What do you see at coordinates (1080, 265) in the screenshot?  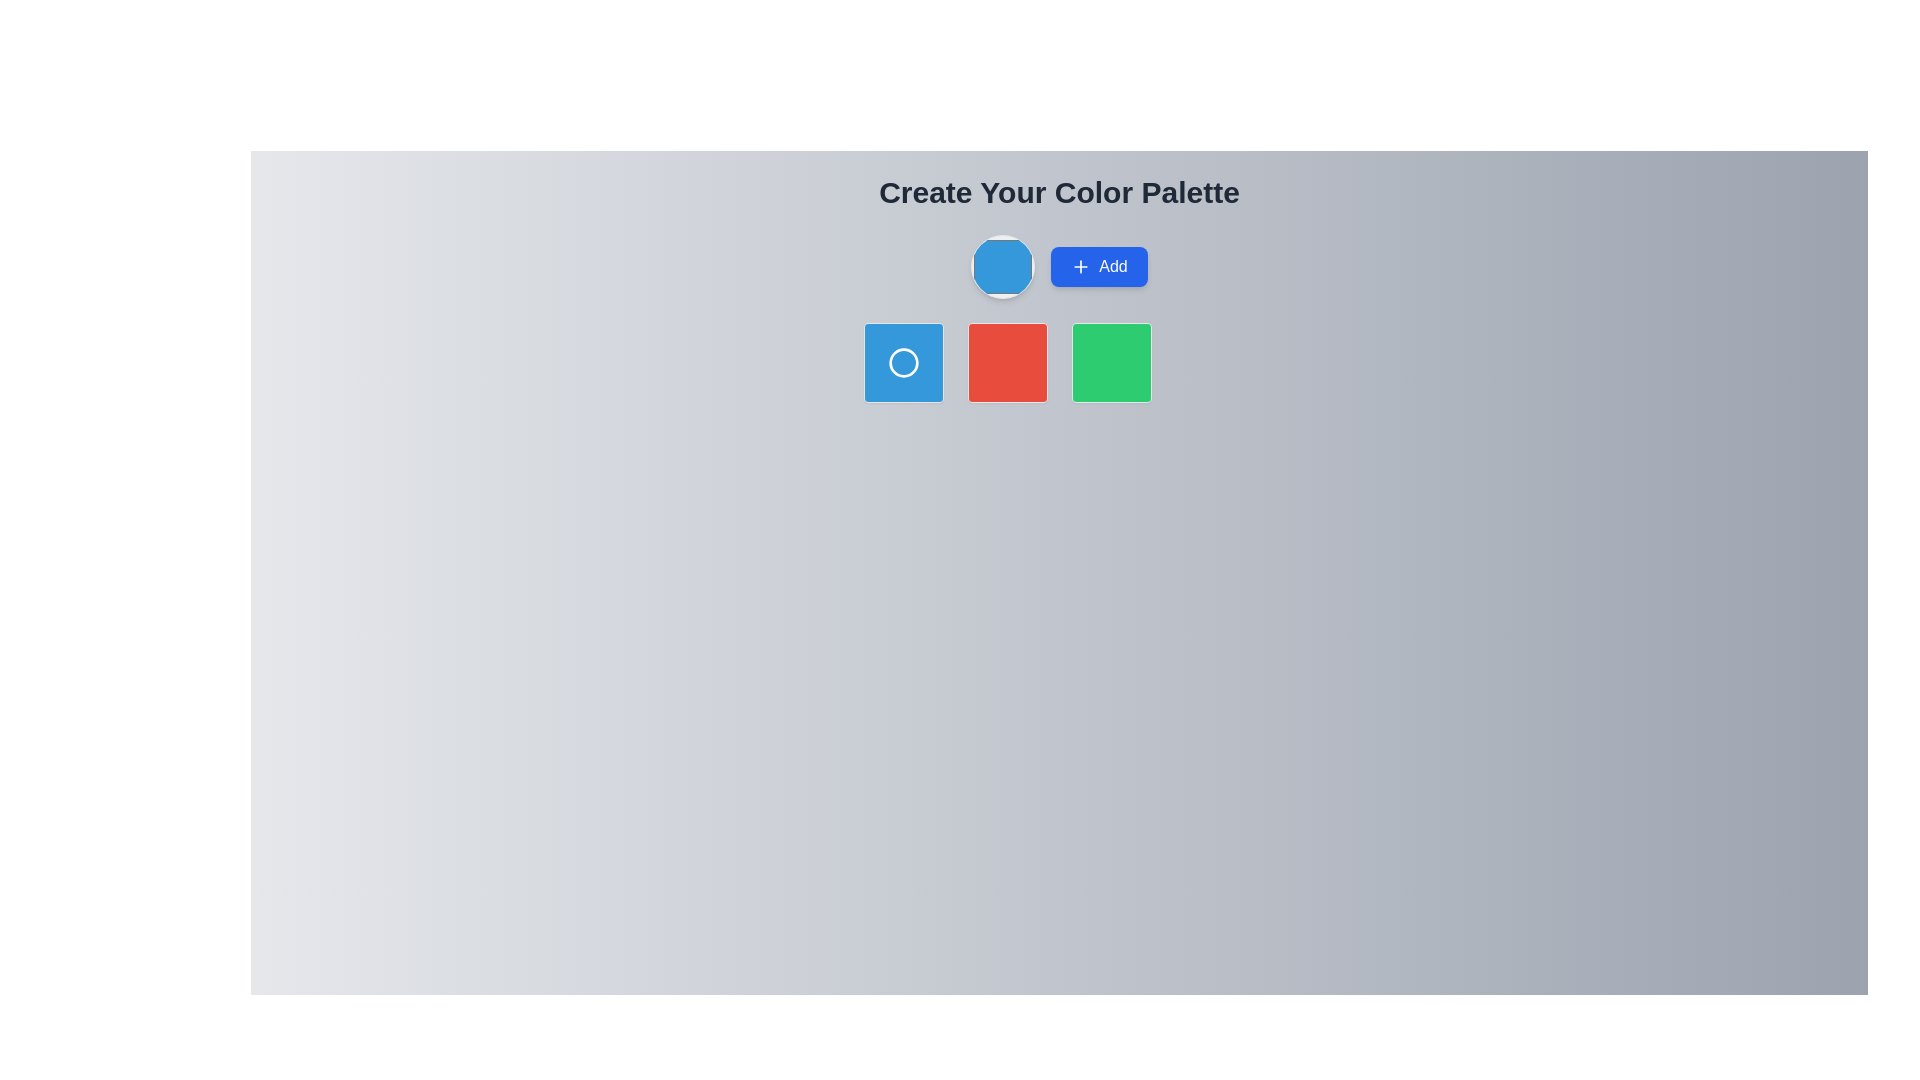 I see `the icon part of the 'Add' button located at the top center of the interface under the heading 'Create Your Color Palette'` at bounding box center [1080, 265].